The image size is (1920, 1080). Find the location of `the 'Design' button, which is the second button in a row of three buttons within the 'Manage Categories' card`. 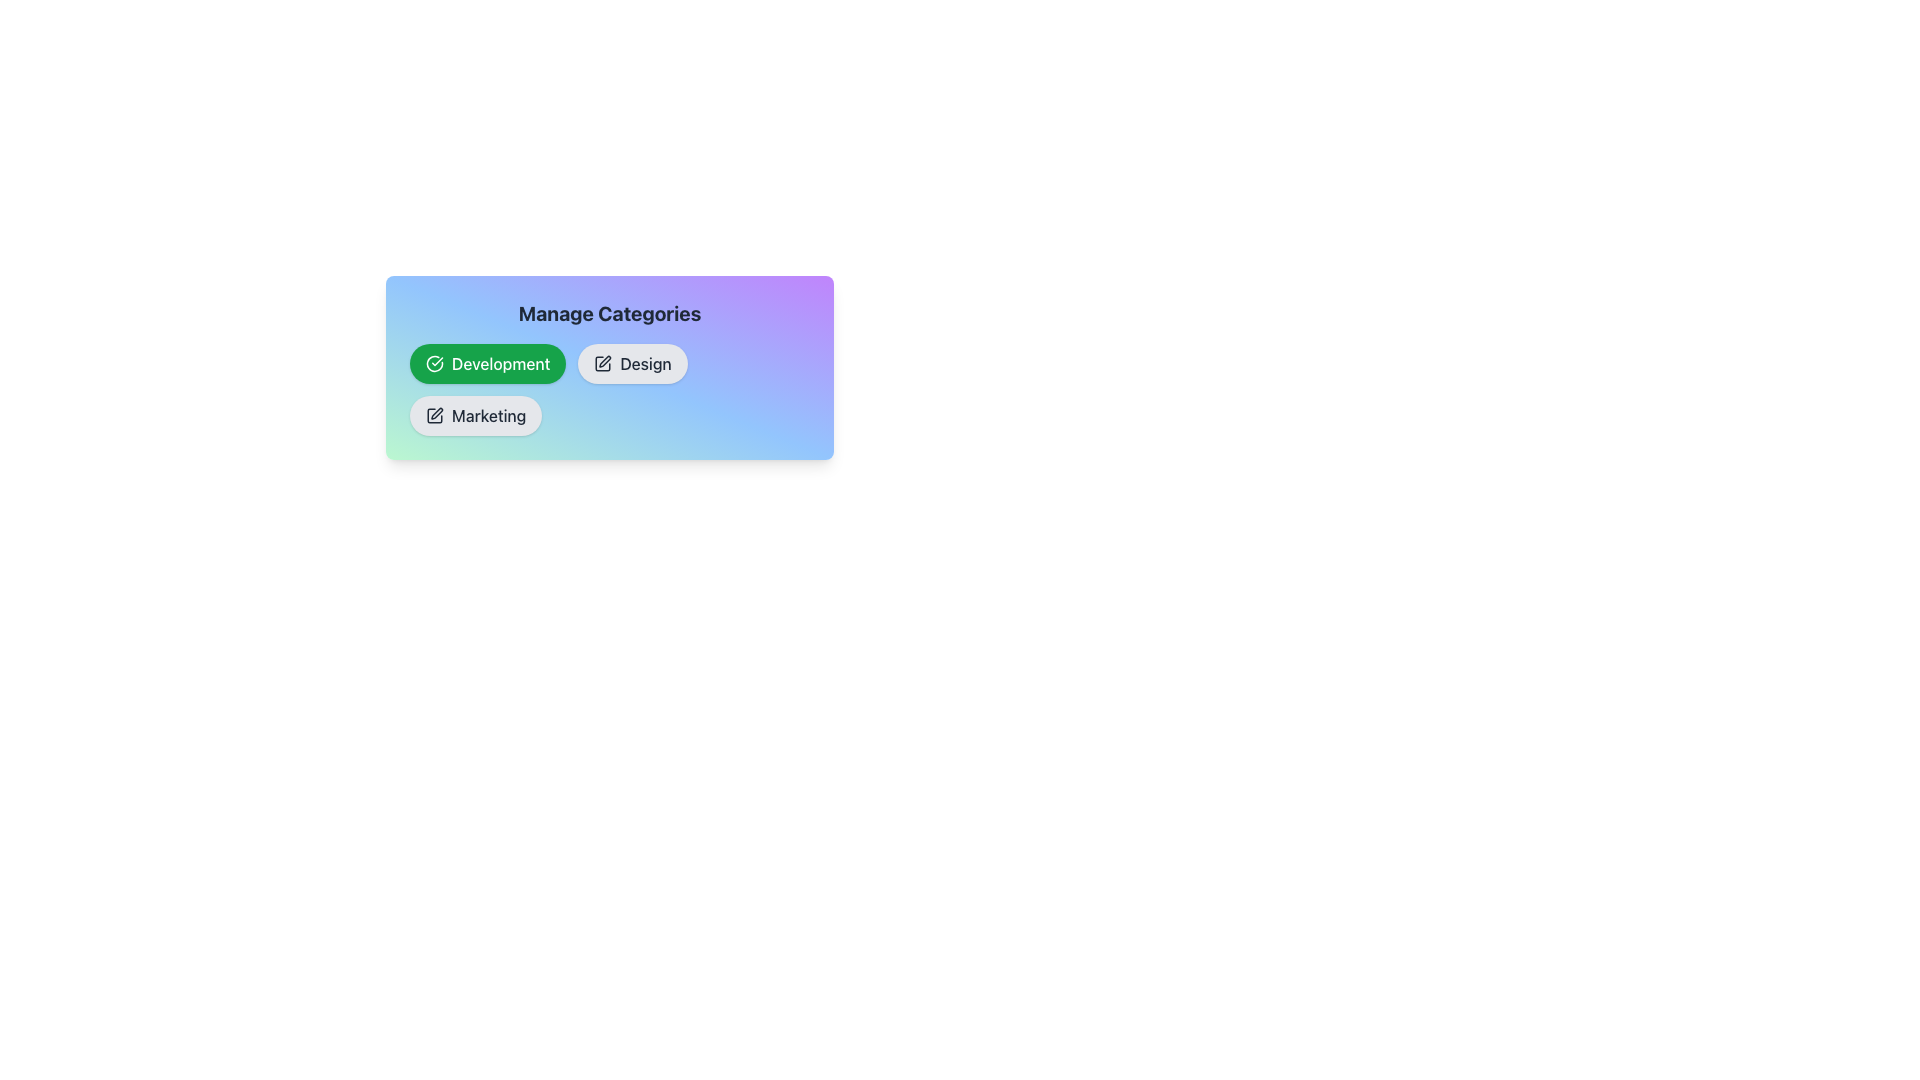

the 'Design' button, which is the second button in a row of three buttons within the 'Manage Categories' card is located at coordinates (608, 367).